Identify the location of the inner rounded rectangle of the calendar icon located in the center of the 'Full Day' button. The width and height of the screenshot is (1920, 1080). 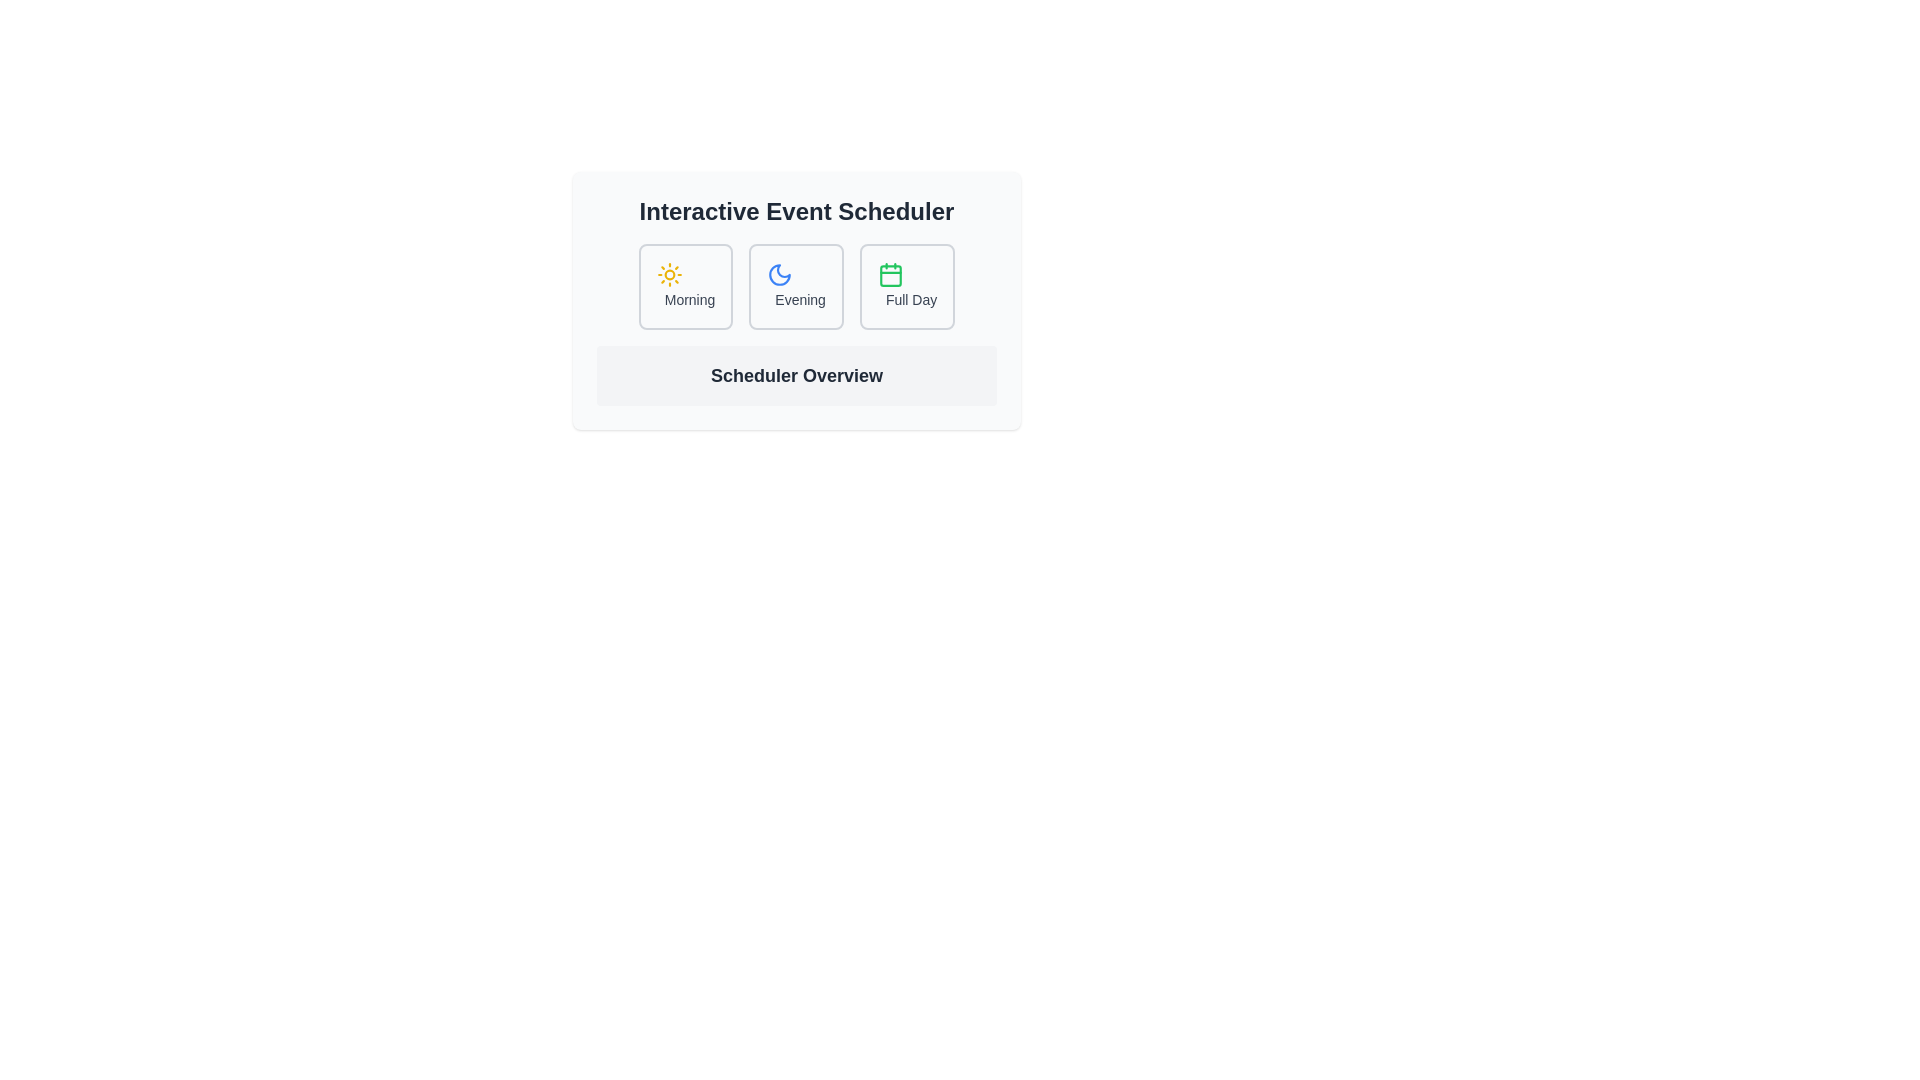
(889, 276).